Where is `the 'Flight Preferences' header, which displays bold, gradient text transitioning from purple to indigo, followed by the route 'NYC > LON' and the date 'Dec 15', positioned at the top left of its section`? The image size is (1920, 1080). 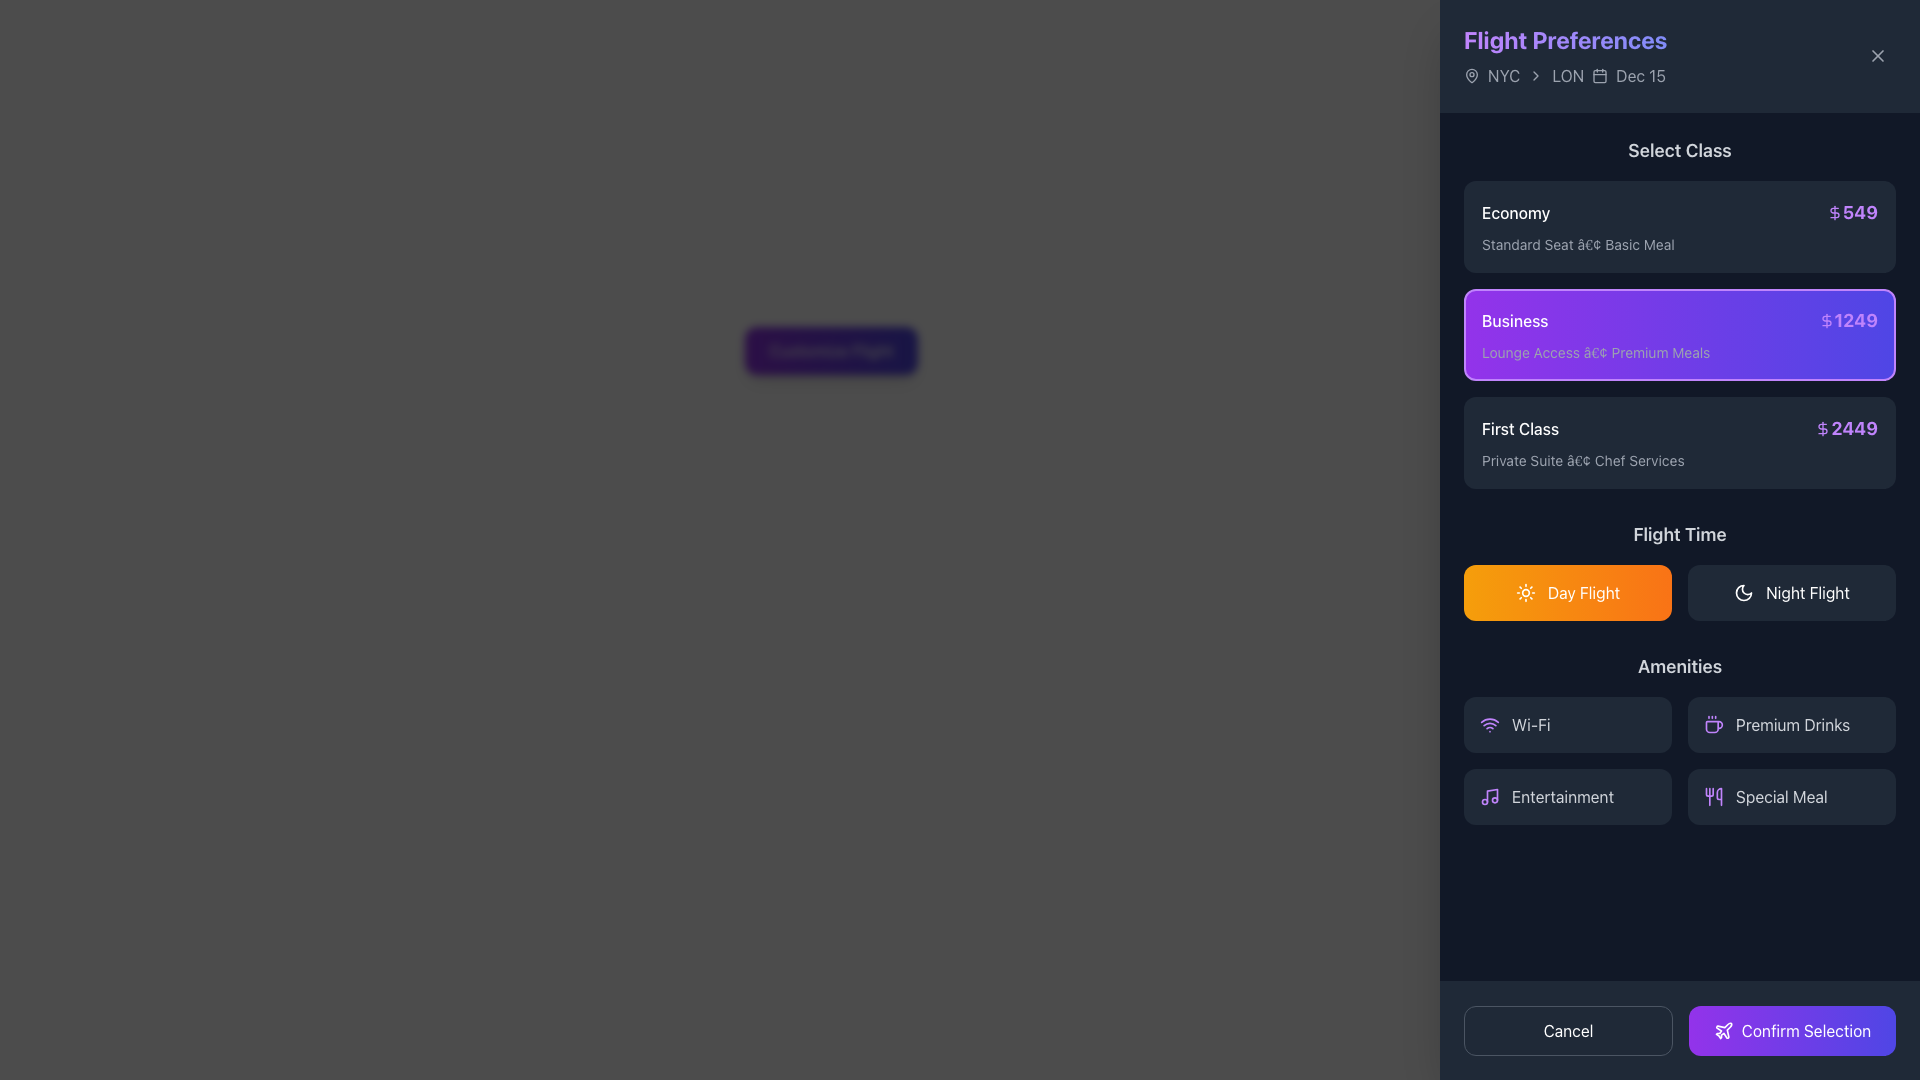
the 'Flight Preferences' header, which displays bold, gradient text transitioning from purple to indigo, followed by the route 'NYC > LON' and the date 'Dec 15', positioned at the top left of its section is located at coordinates (1564, 55).